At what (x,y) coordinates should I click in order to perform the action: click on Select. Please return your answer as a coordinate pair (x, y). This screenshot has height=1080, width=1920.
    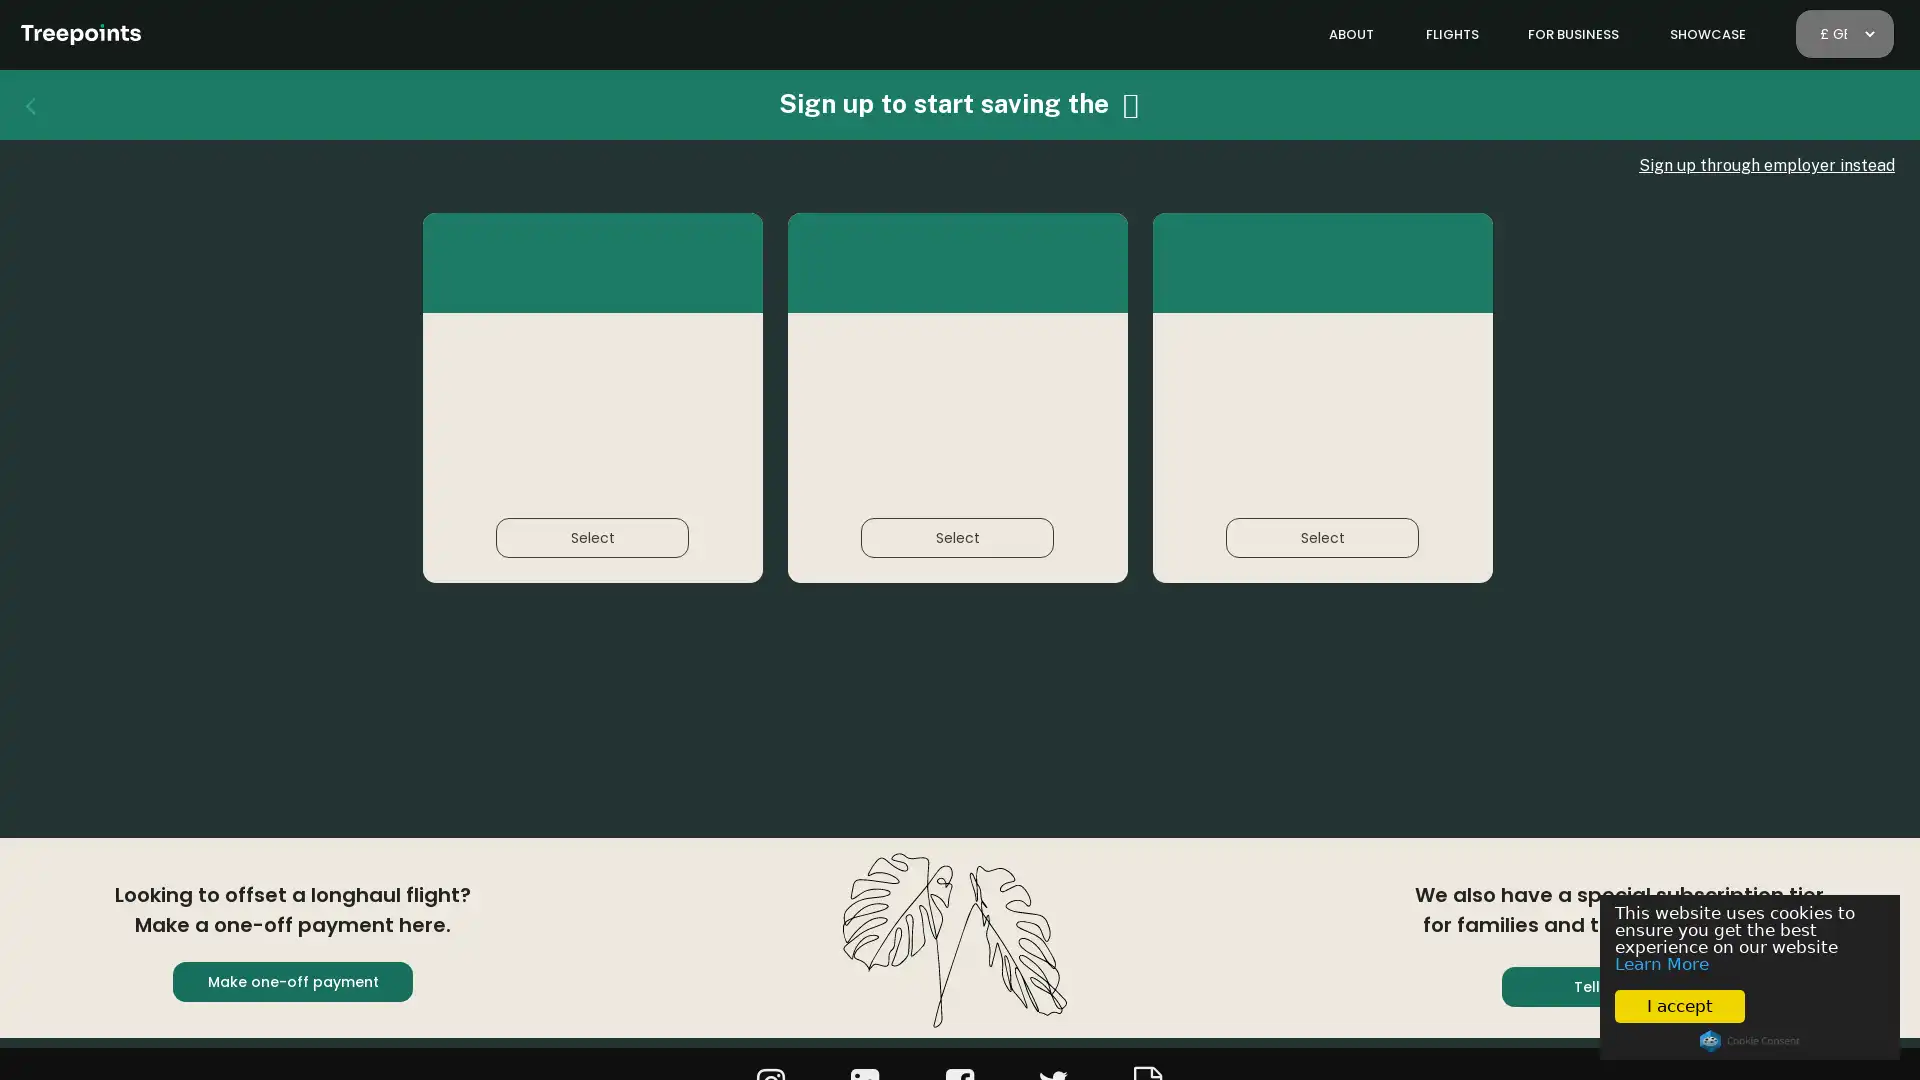
    Looking at the image, I should click on (591, 536).